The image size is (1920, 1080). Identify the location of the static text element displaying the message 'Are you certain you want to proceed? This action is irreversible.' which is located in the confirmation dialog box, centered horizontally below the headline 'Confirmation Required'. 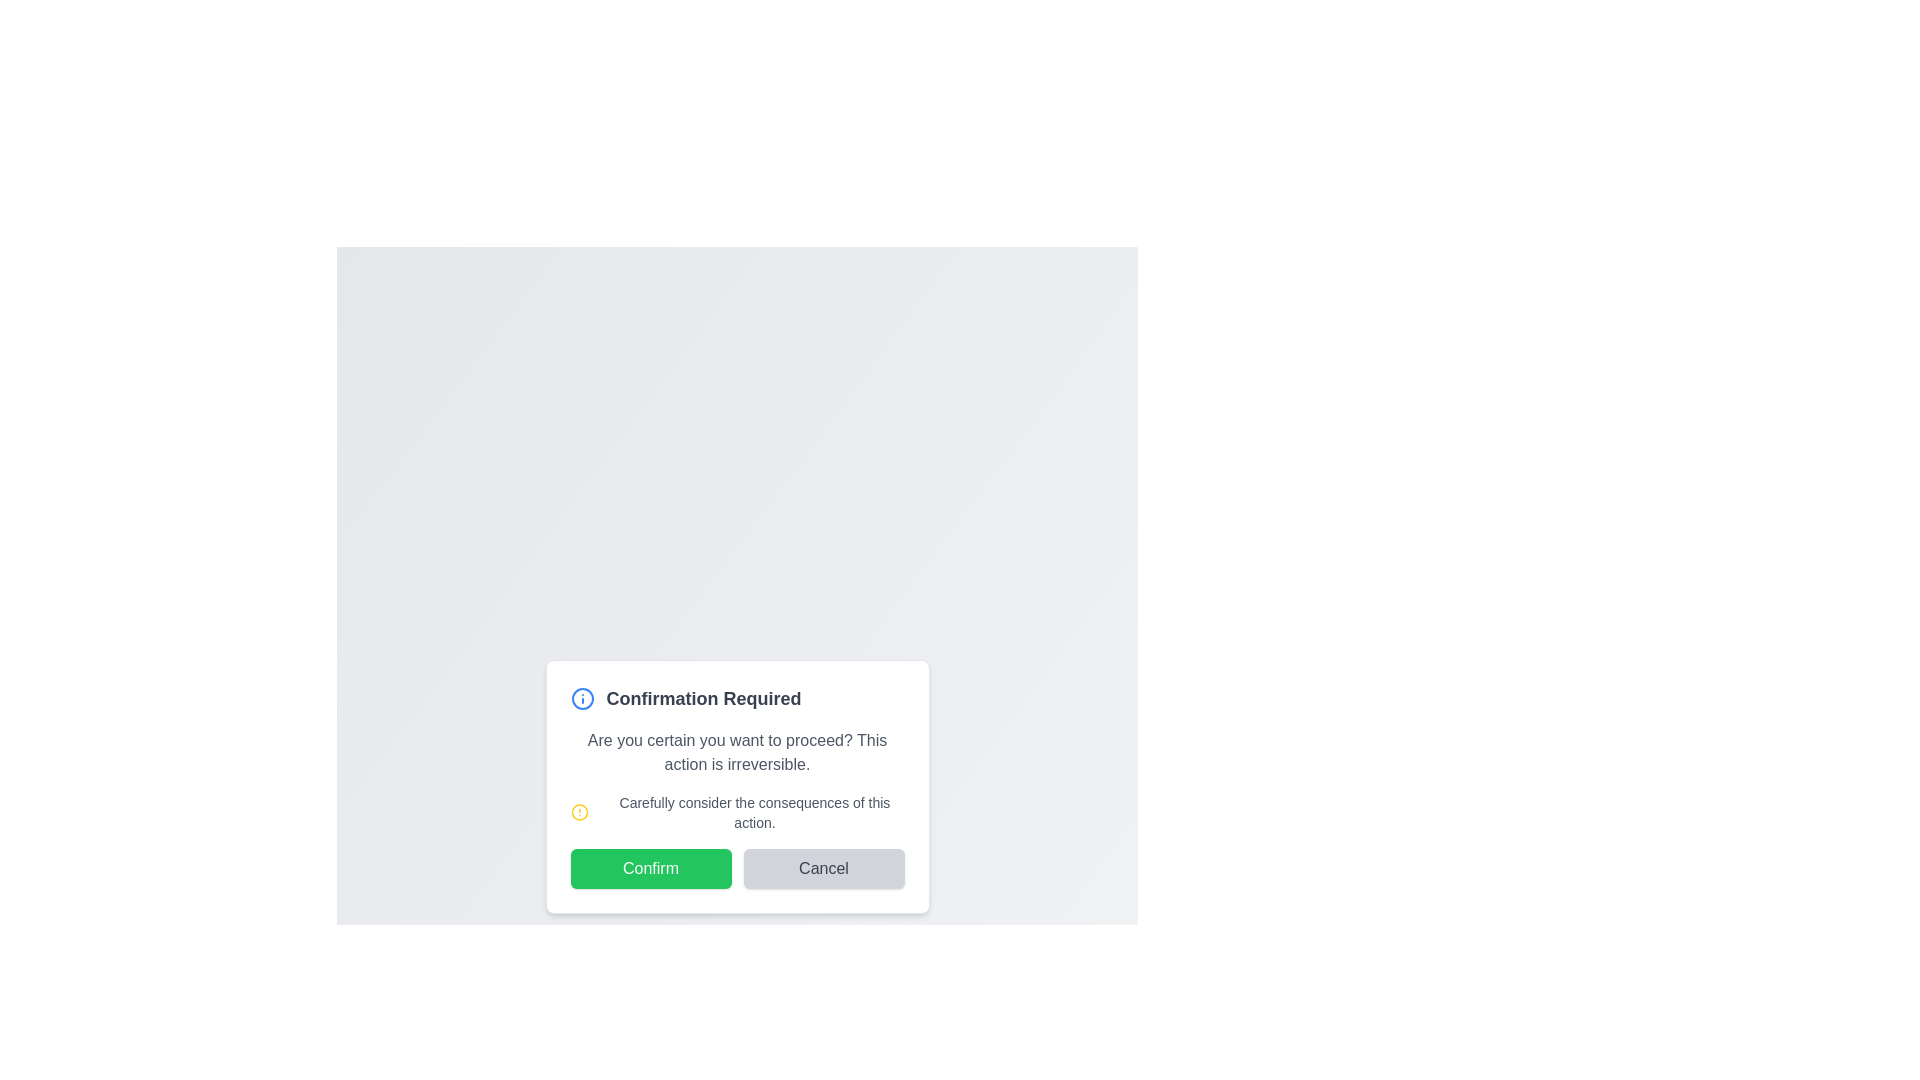
(736, 752).